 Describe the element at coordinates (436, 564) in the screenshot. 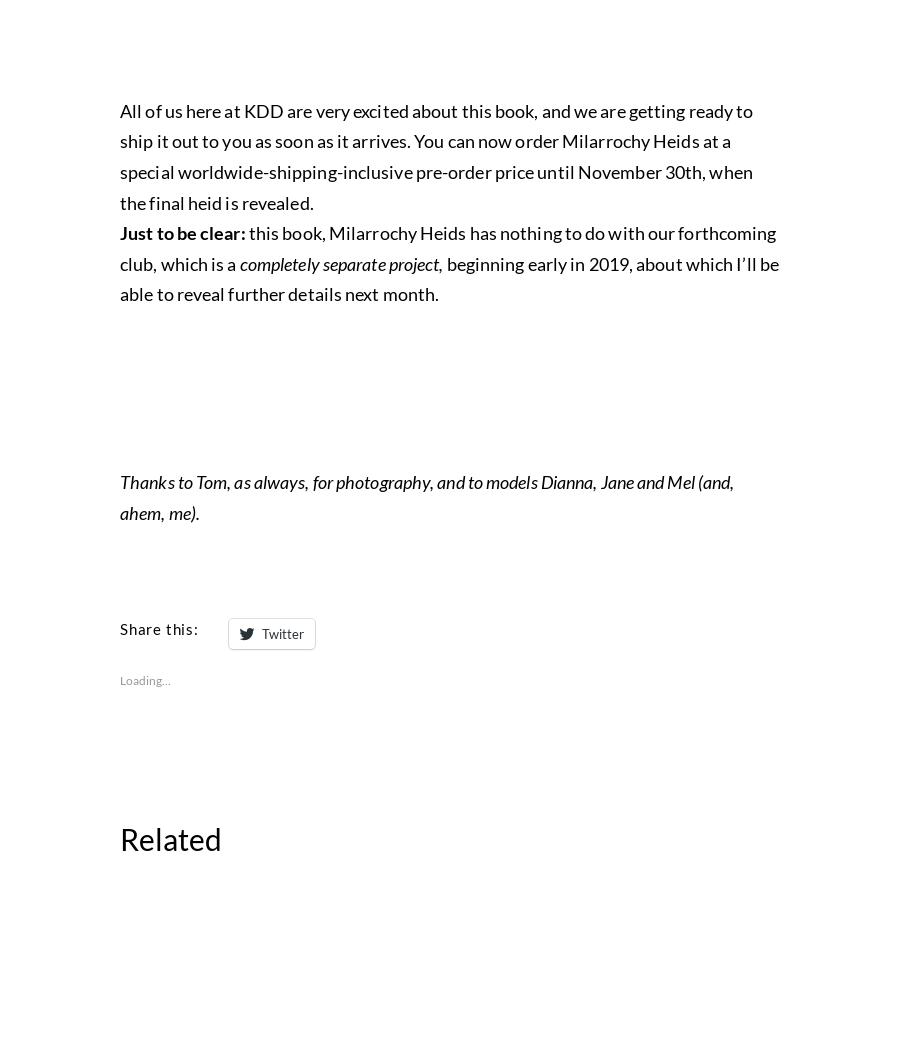

I see `'All of us here at KDD are very excited about this book, and we are getting ready to ship it out to you as soon as it arrives. You can now order Milarrochy Heids at'` at that location.